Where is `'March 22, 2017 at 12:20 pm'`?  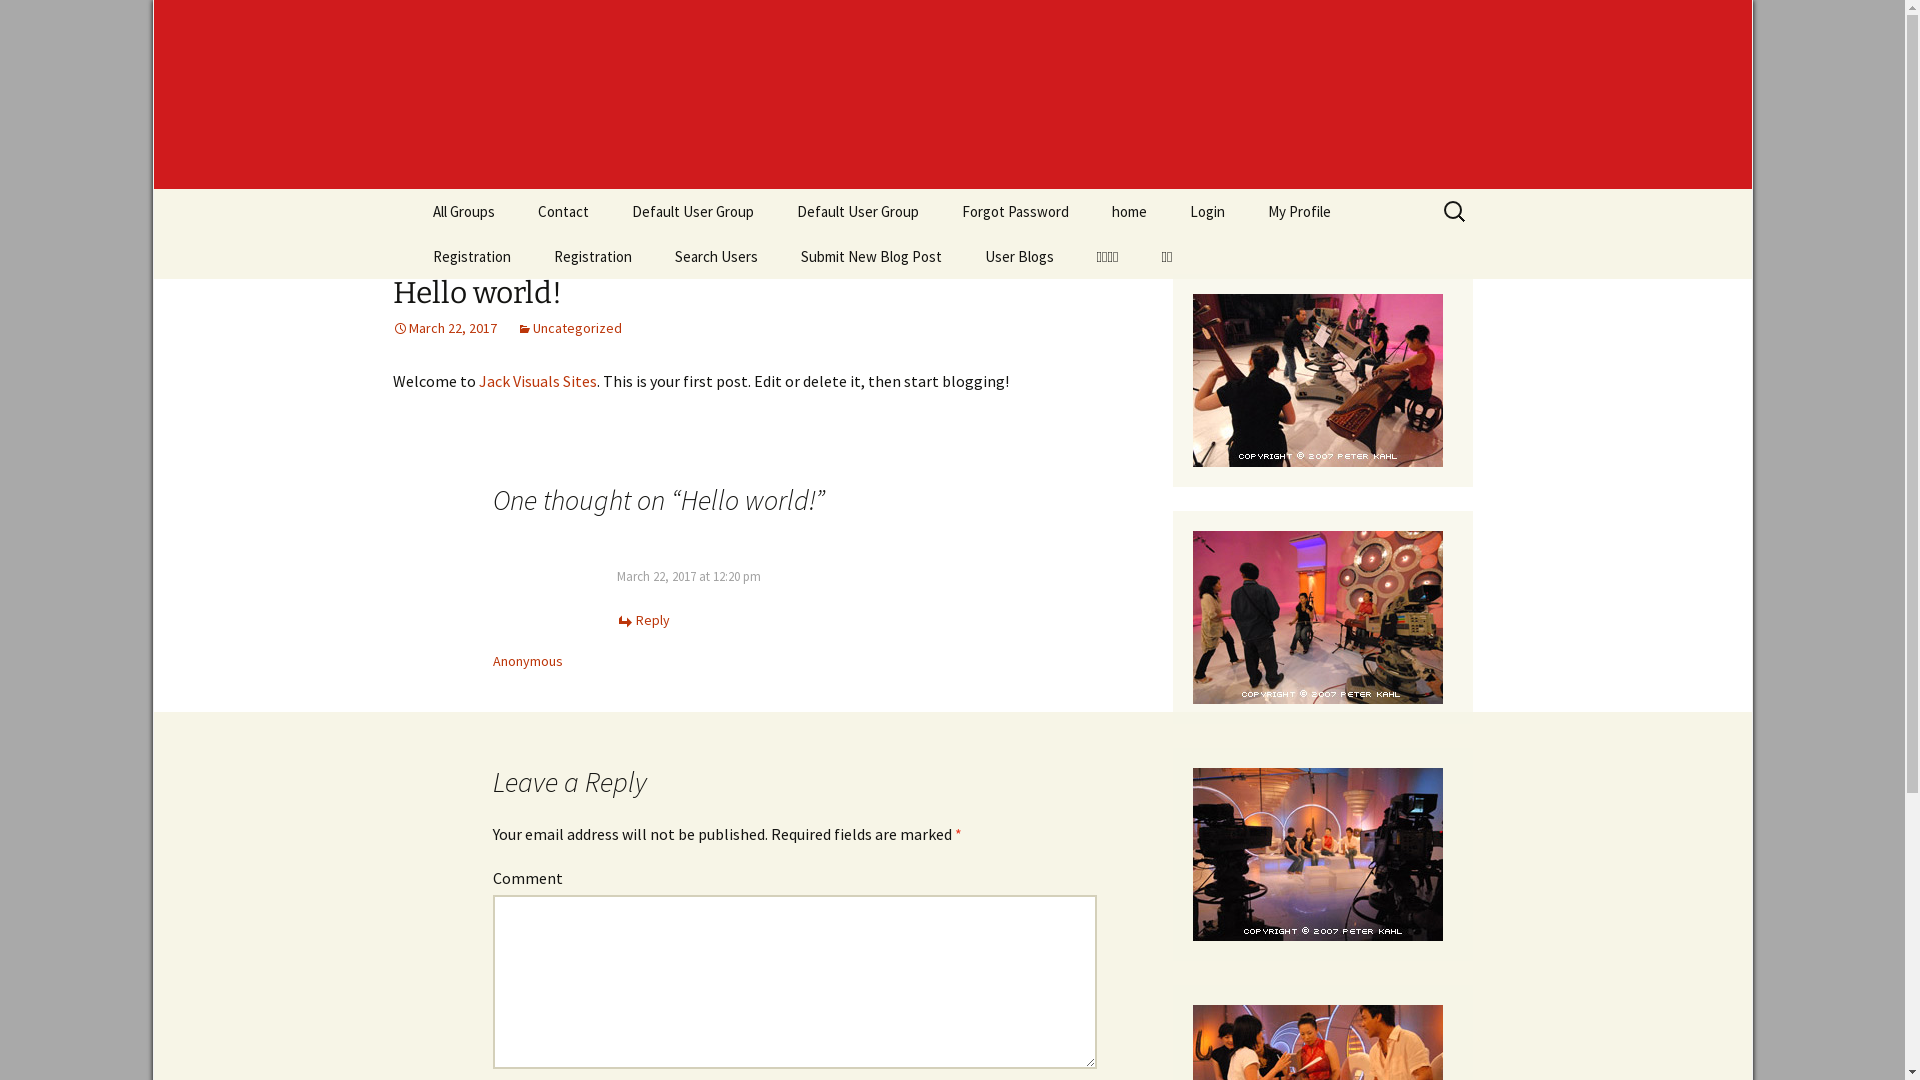
'March 22, 2017 at 12:20 pm' is located at coordinates (687, 576).